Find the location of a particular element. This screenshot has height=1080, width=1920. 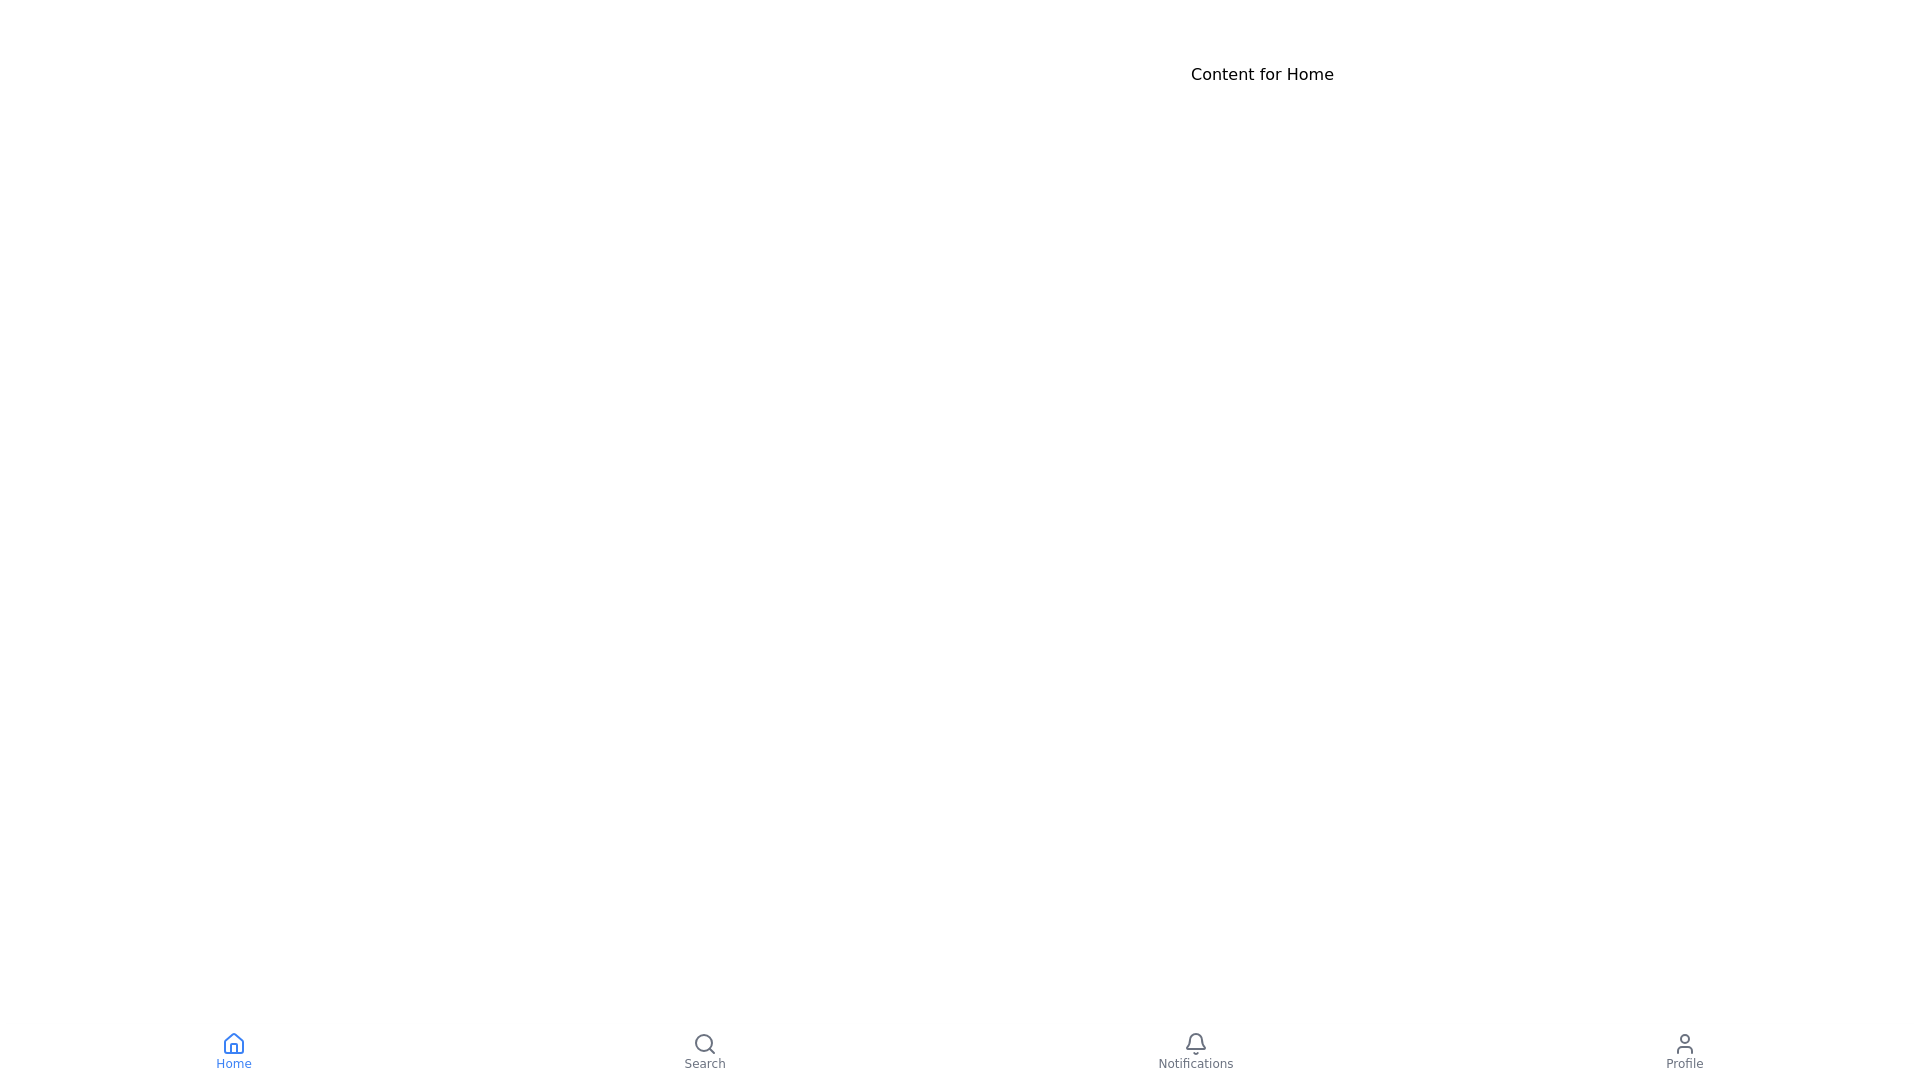

the 'Notifications' label text in the bottom navigation bar is located at coordinates (1195, 1063).